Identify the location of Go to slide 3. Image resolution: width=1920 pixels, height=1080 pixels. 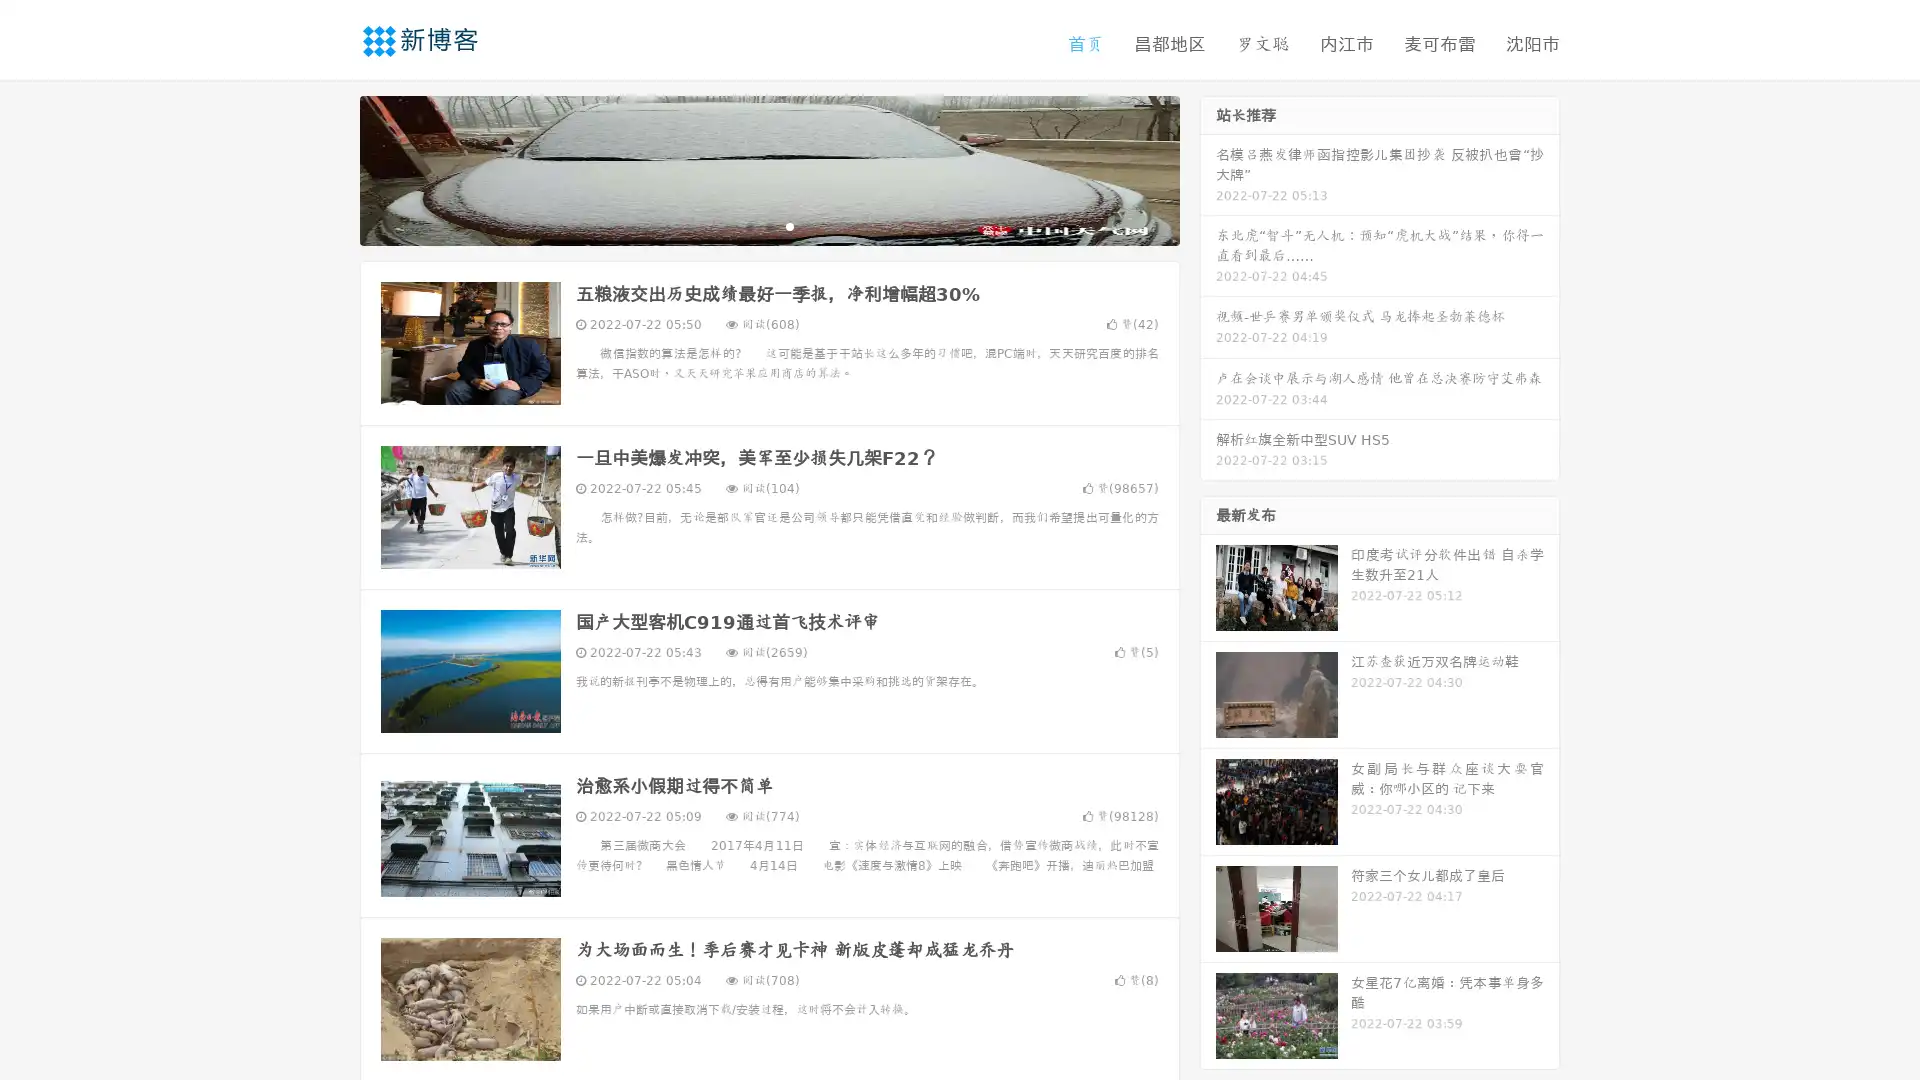
(789, 225).